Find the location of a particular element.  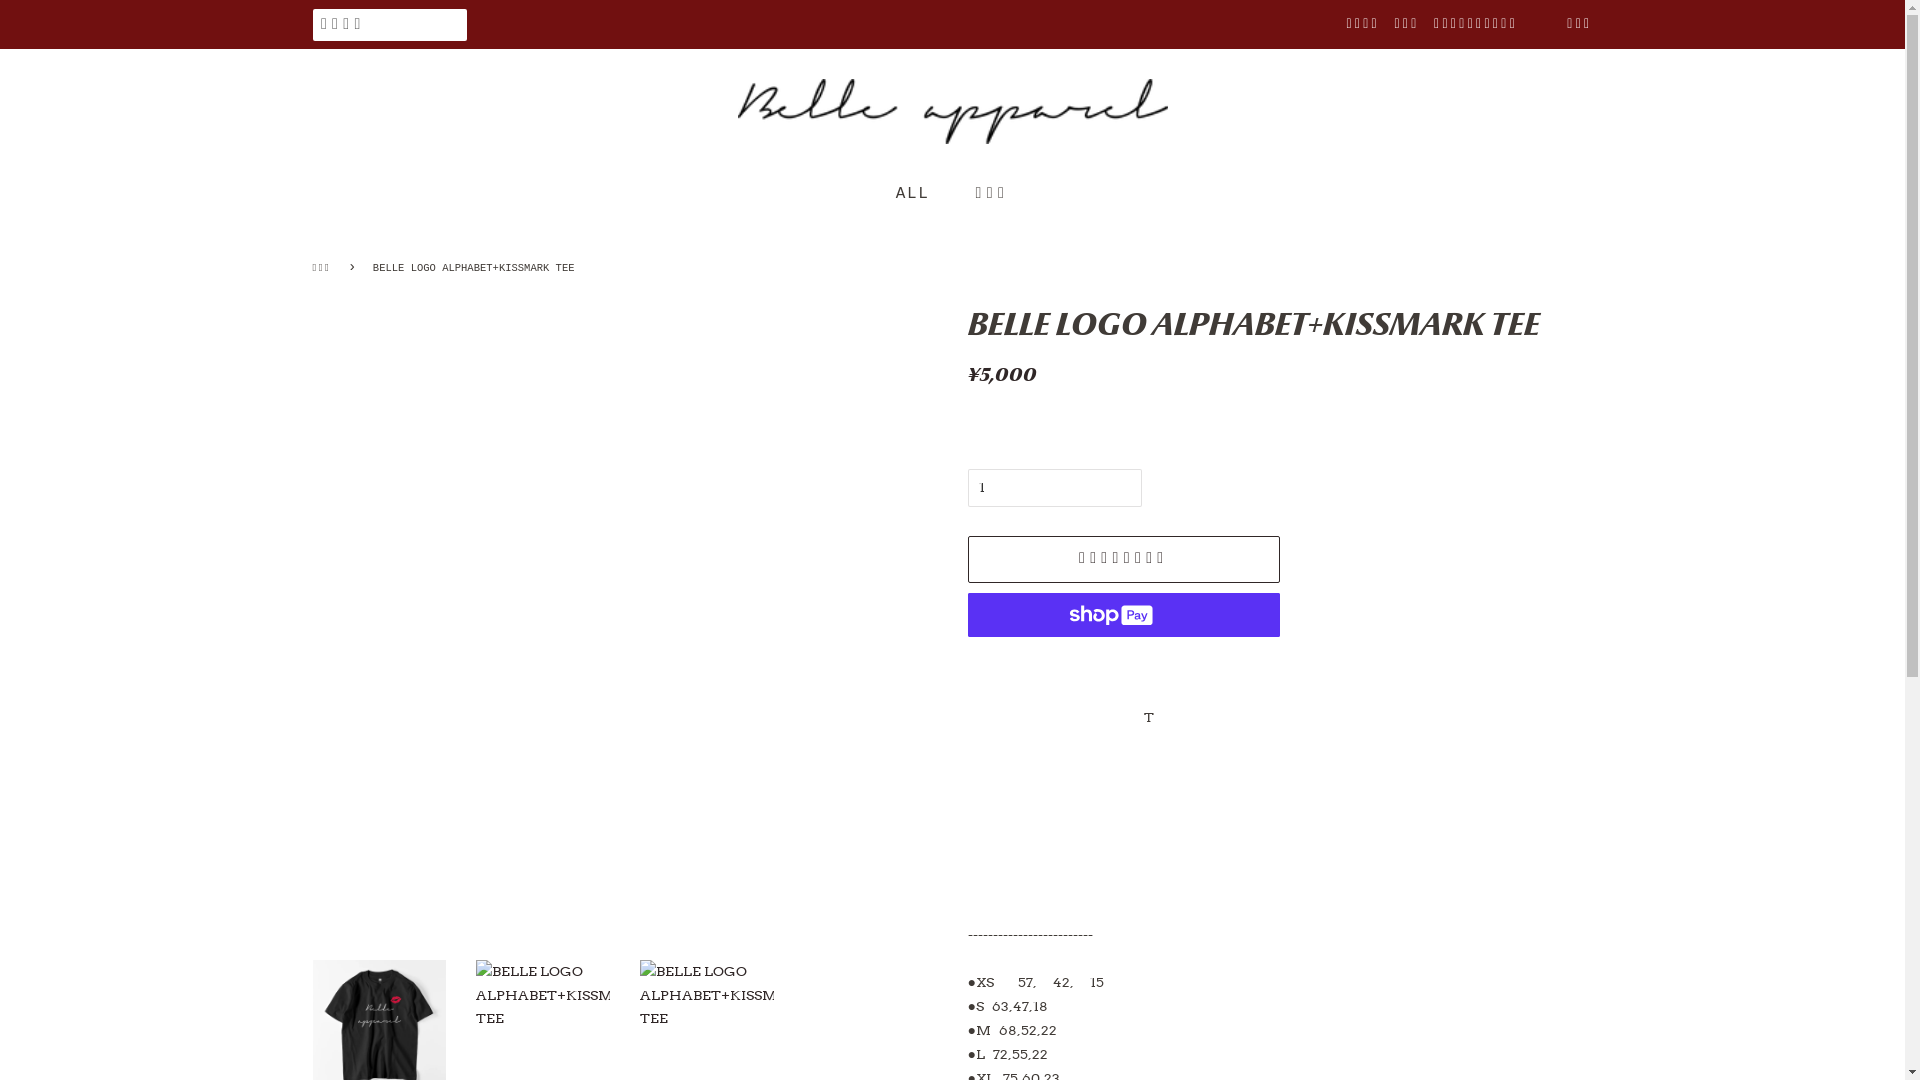

'ALL' is located at coordinates (921, 194).